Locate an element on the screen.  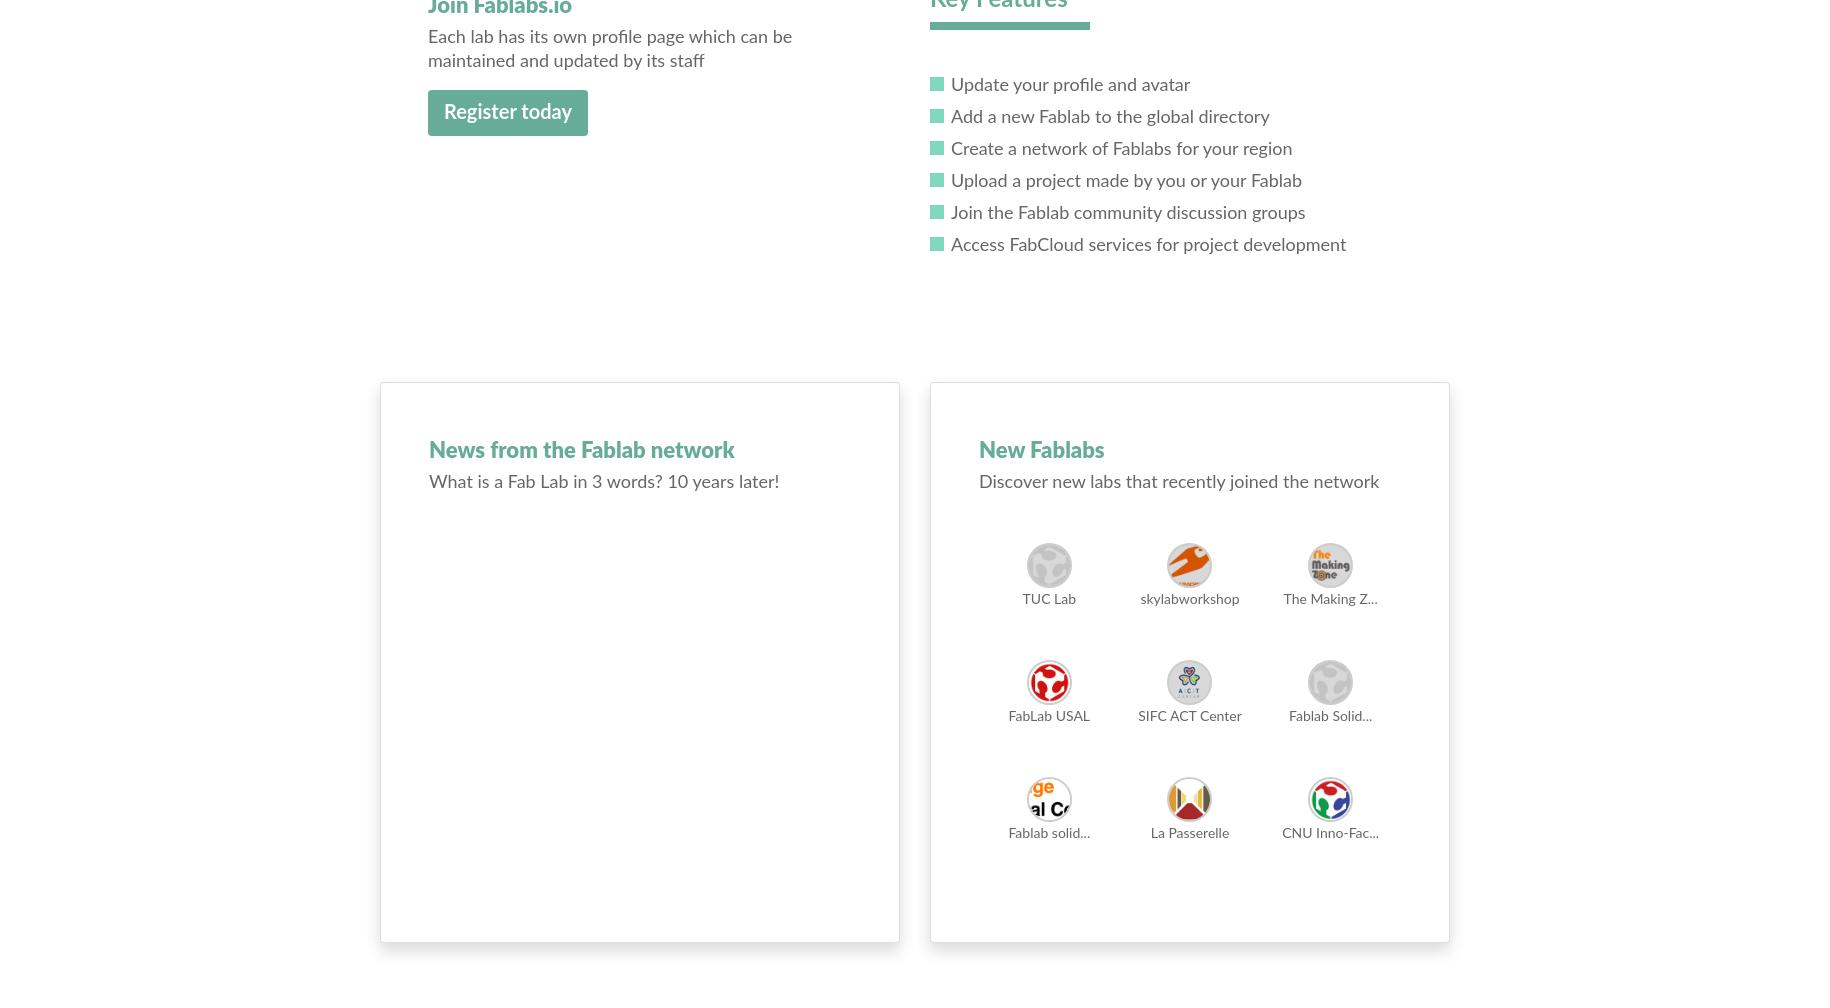
'Fablab solid...' is located at coordinates (1048, 834).